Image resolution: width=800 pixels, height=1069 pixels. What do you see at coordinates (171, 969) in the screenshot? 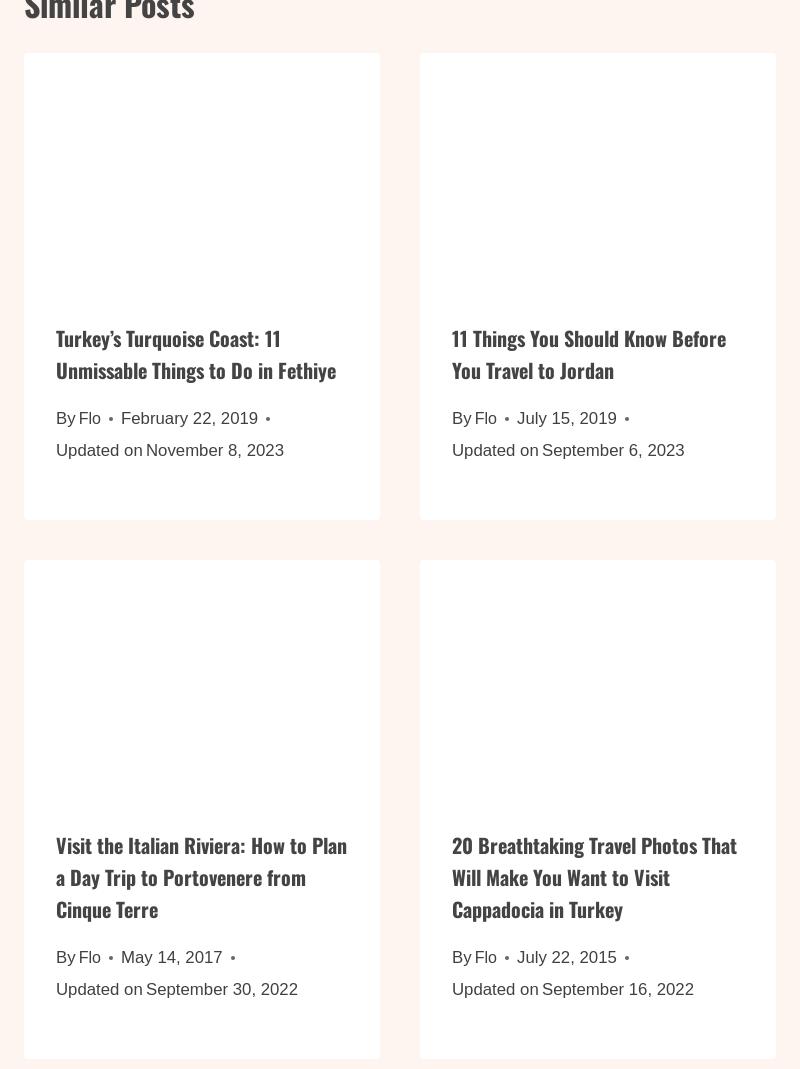
I see `'May 14, 2017'` at bounding box center [171, 969].